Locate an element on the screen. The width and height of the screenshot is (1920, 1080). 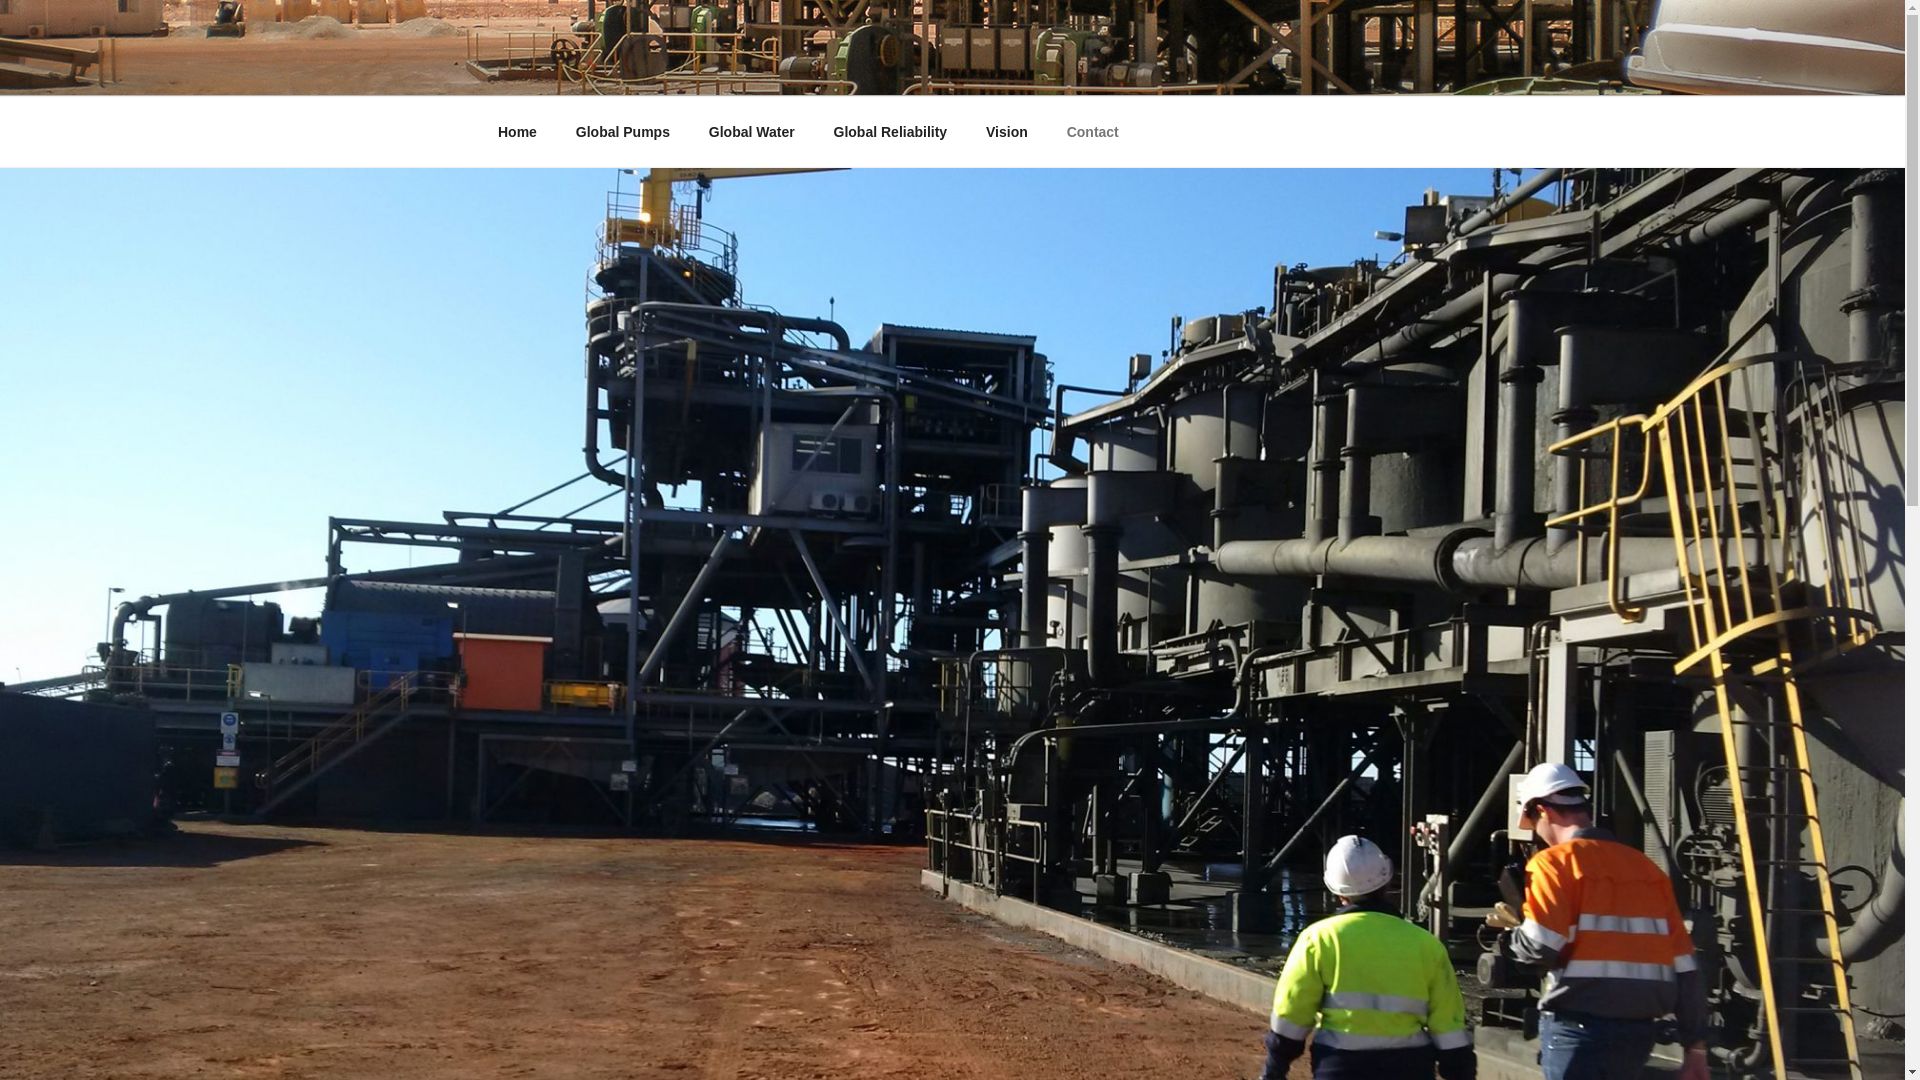
'Vision' is located at coordinates (969, 132).